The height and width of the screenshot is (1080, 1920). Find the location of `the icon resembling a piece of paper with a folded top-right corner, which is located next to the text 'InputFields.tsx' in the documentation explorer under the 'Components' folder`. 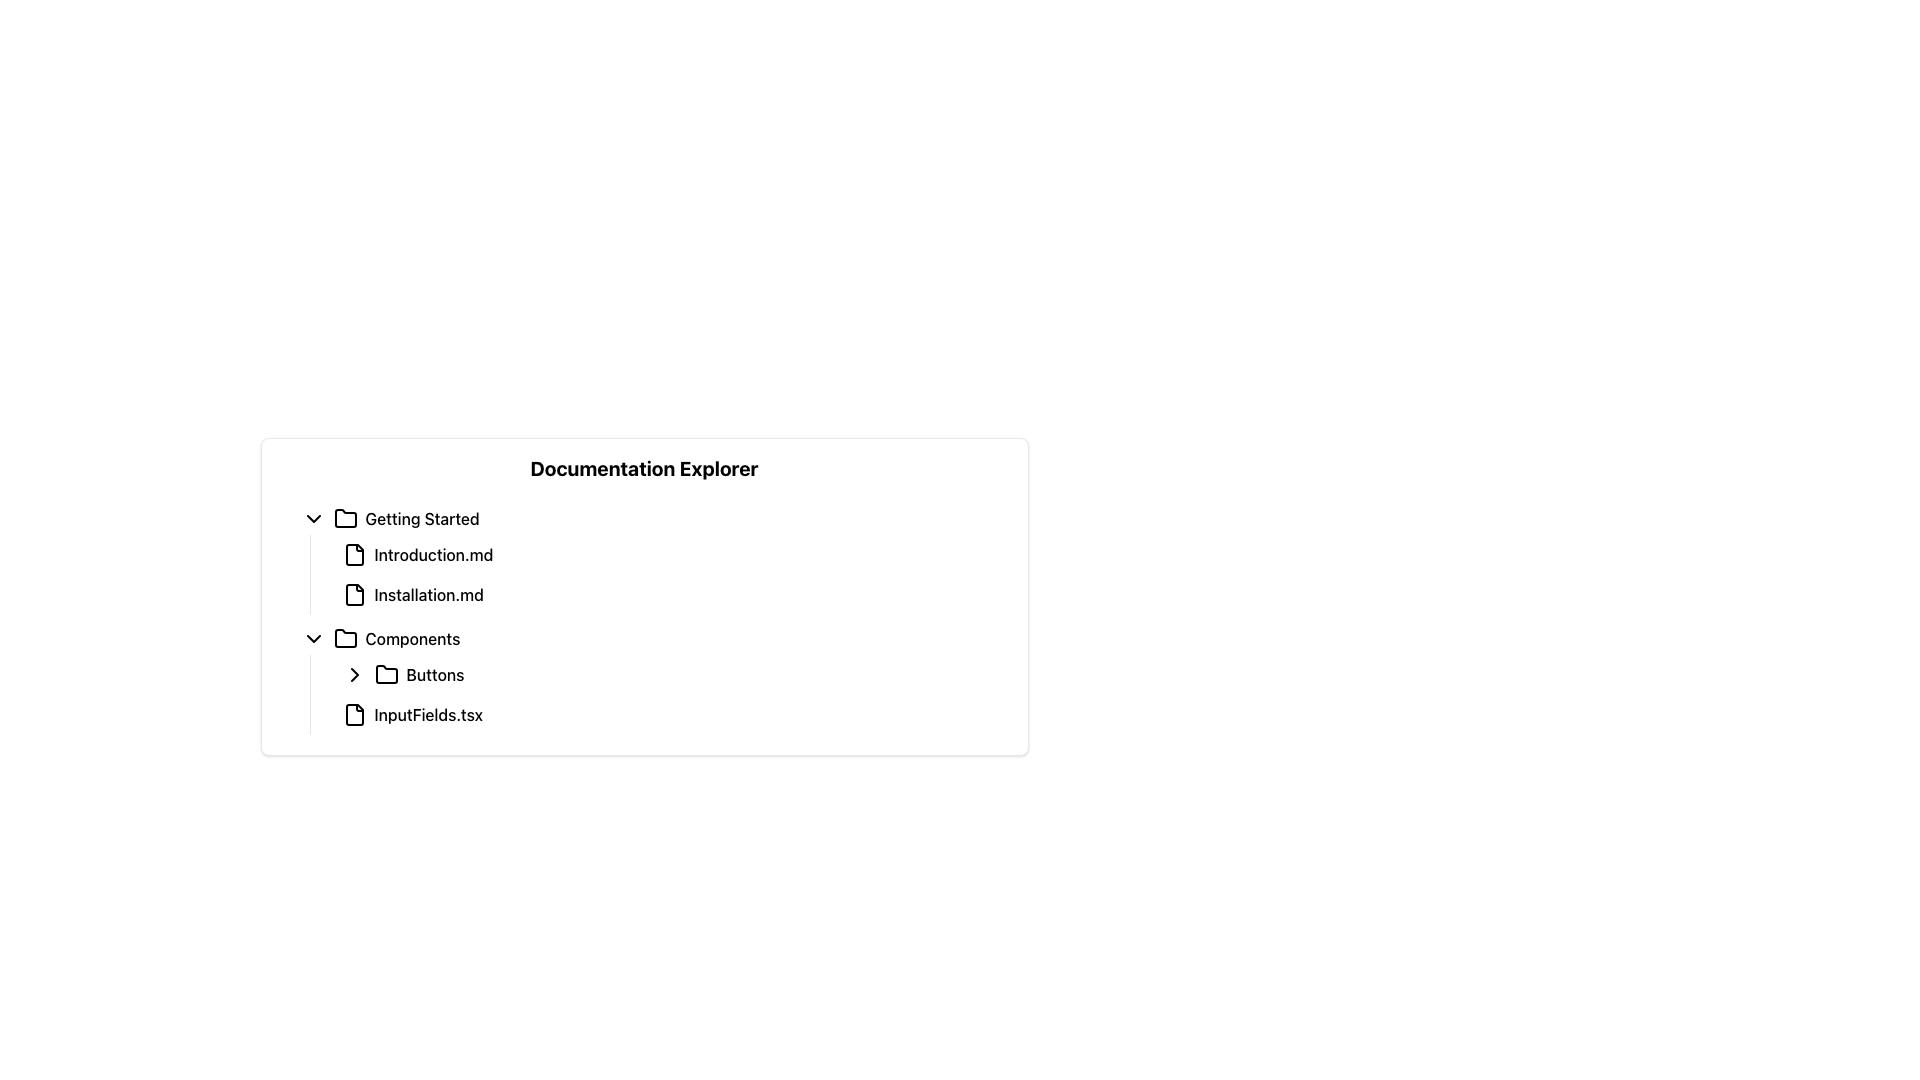

the icon resembling a piece of paper with a folded top-right corner, which is located next to the text 'InputFields.tsx' in the documentation explorer under the 'Components' folder is located at coordinates (354, 713).